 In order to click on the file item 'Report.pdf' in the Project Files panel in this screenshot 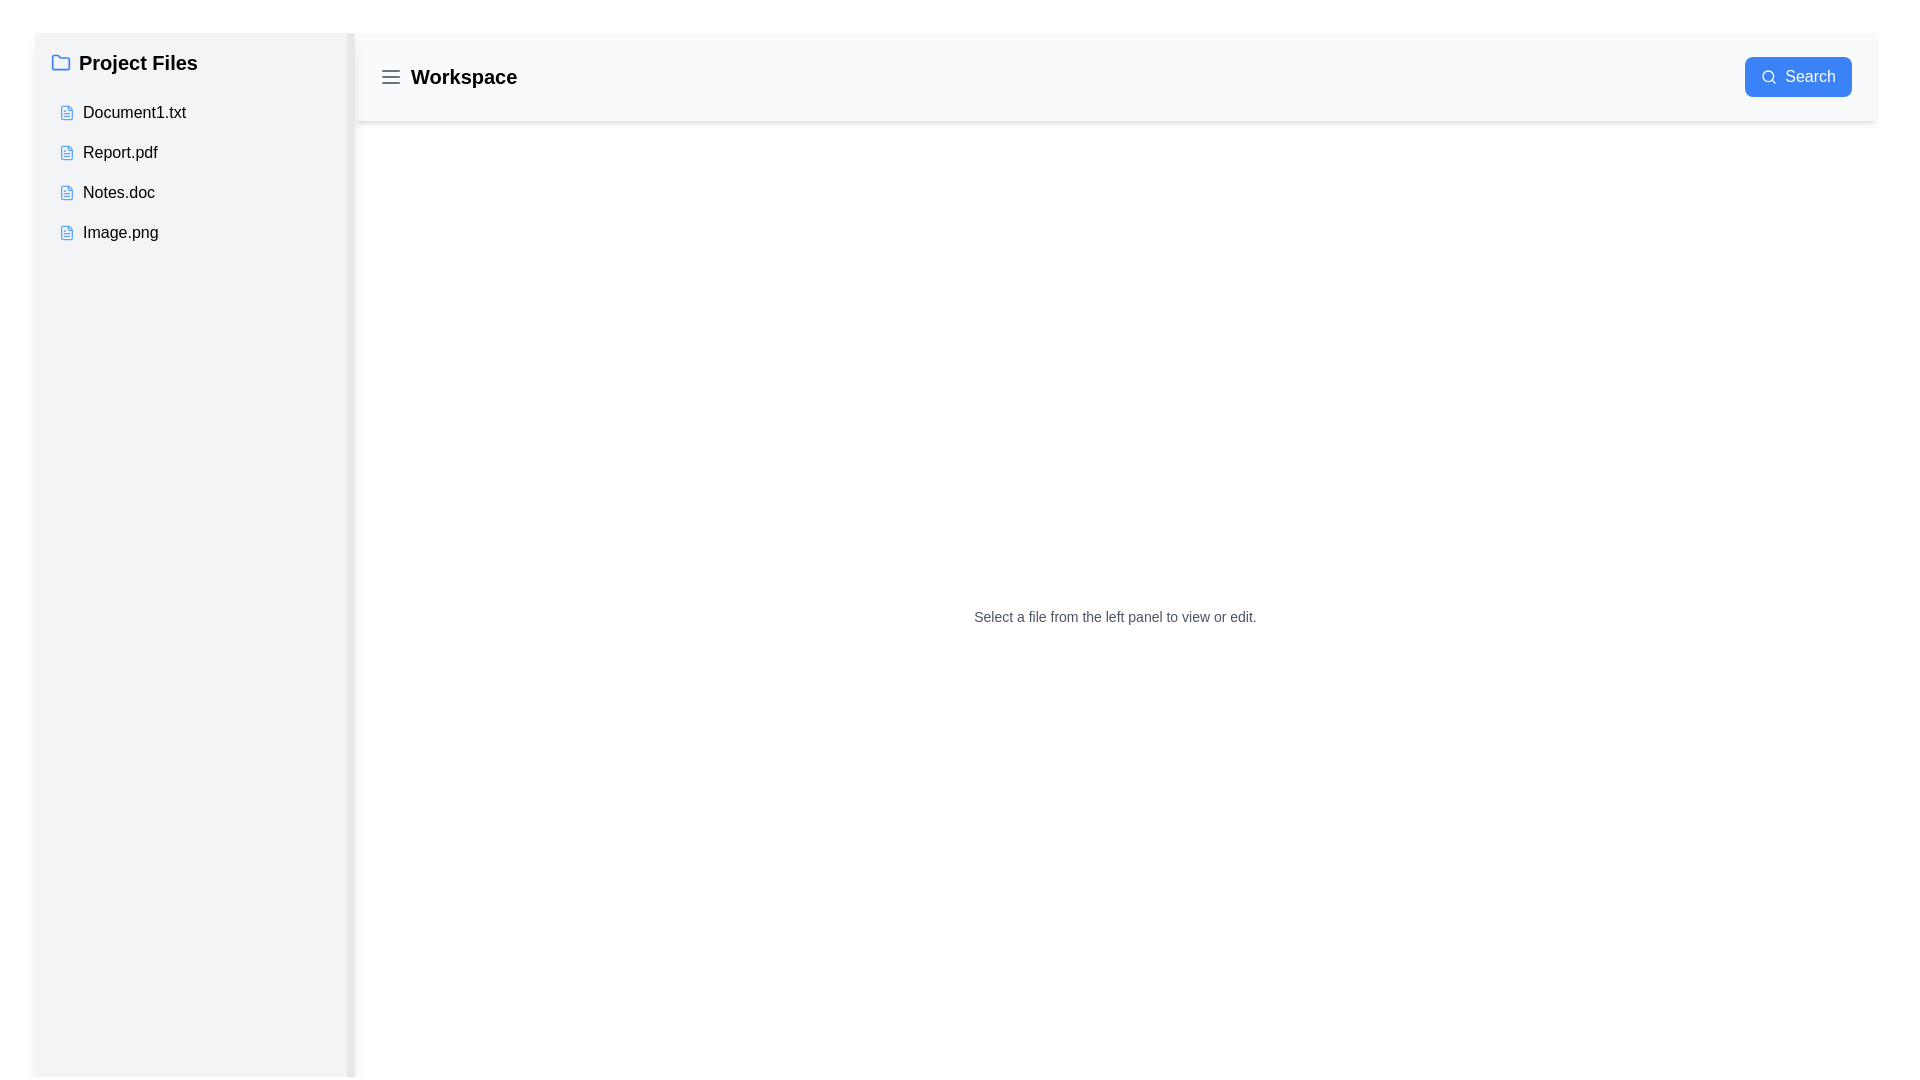, I will do `click(195, 149)`.